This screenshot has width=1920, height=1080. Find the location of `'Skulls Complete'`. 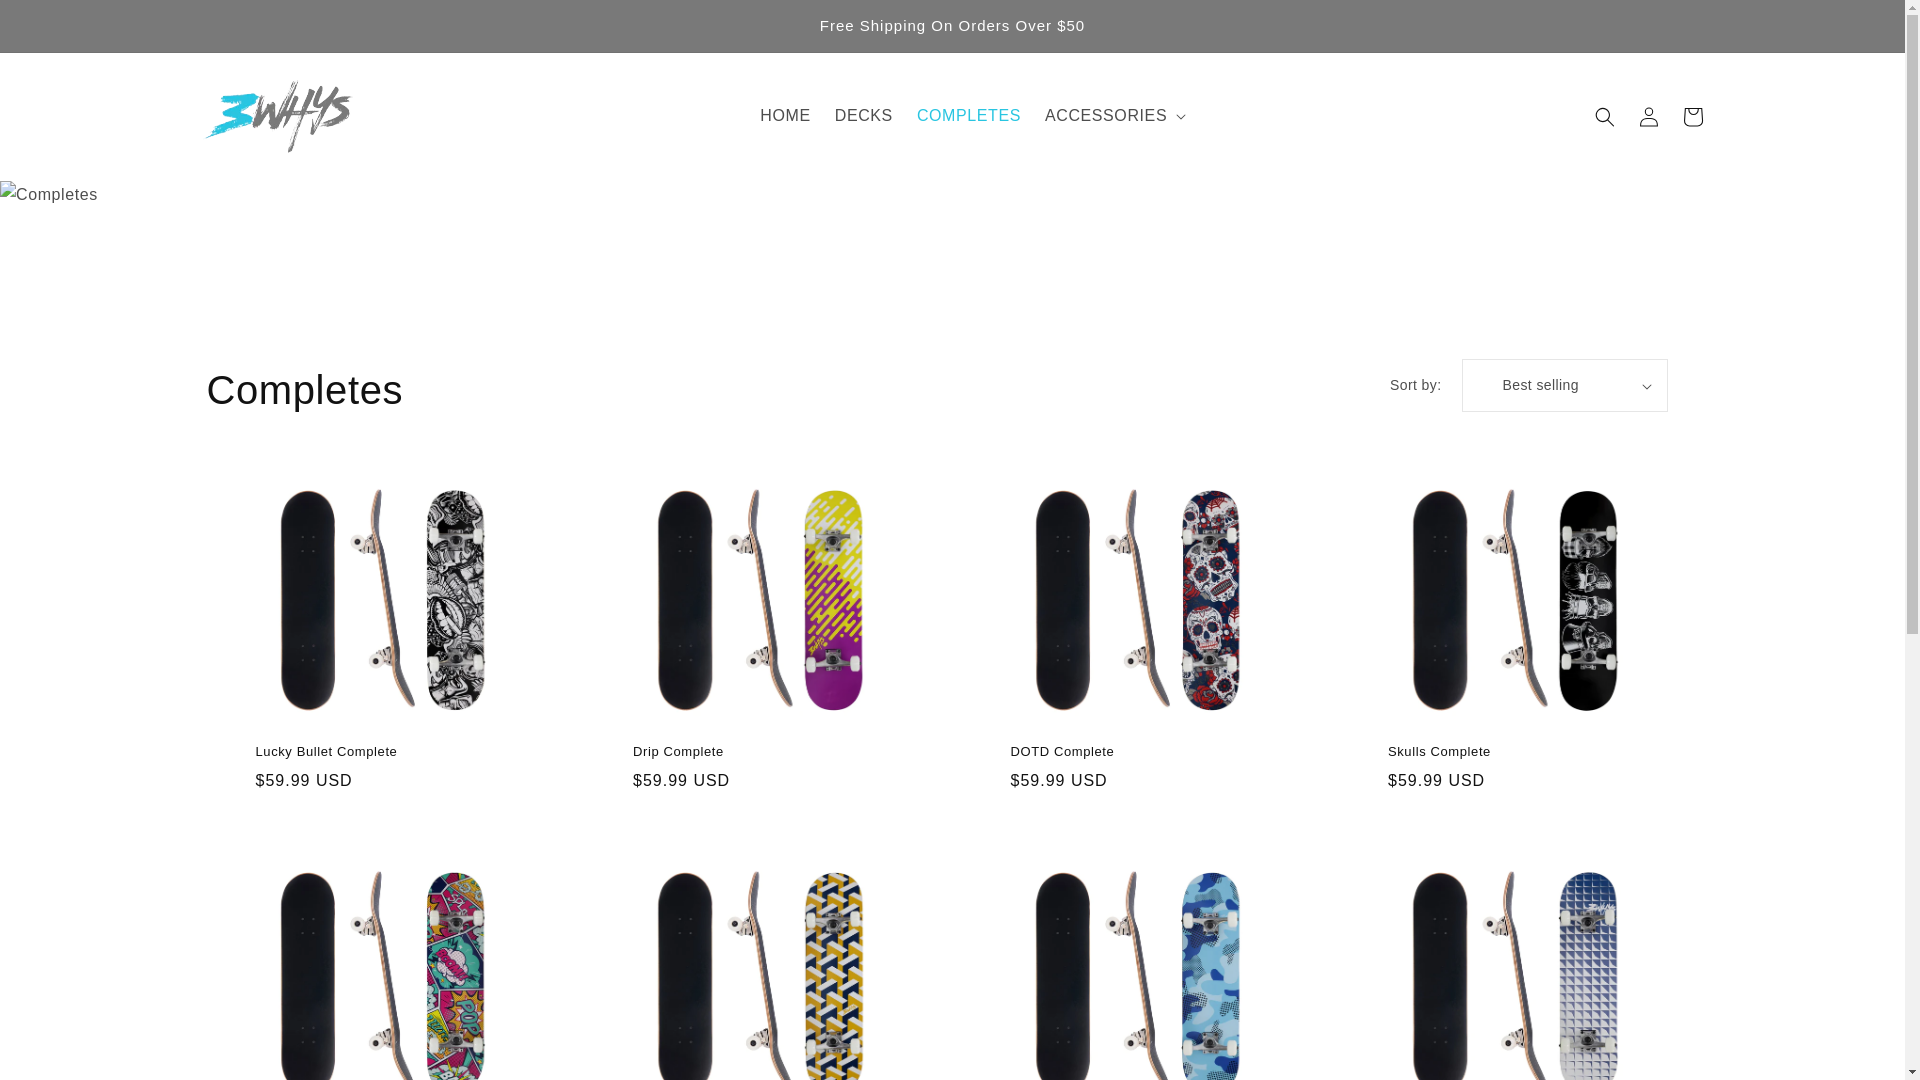

'Skulls Complete' is located at coordinates (1507, 752).